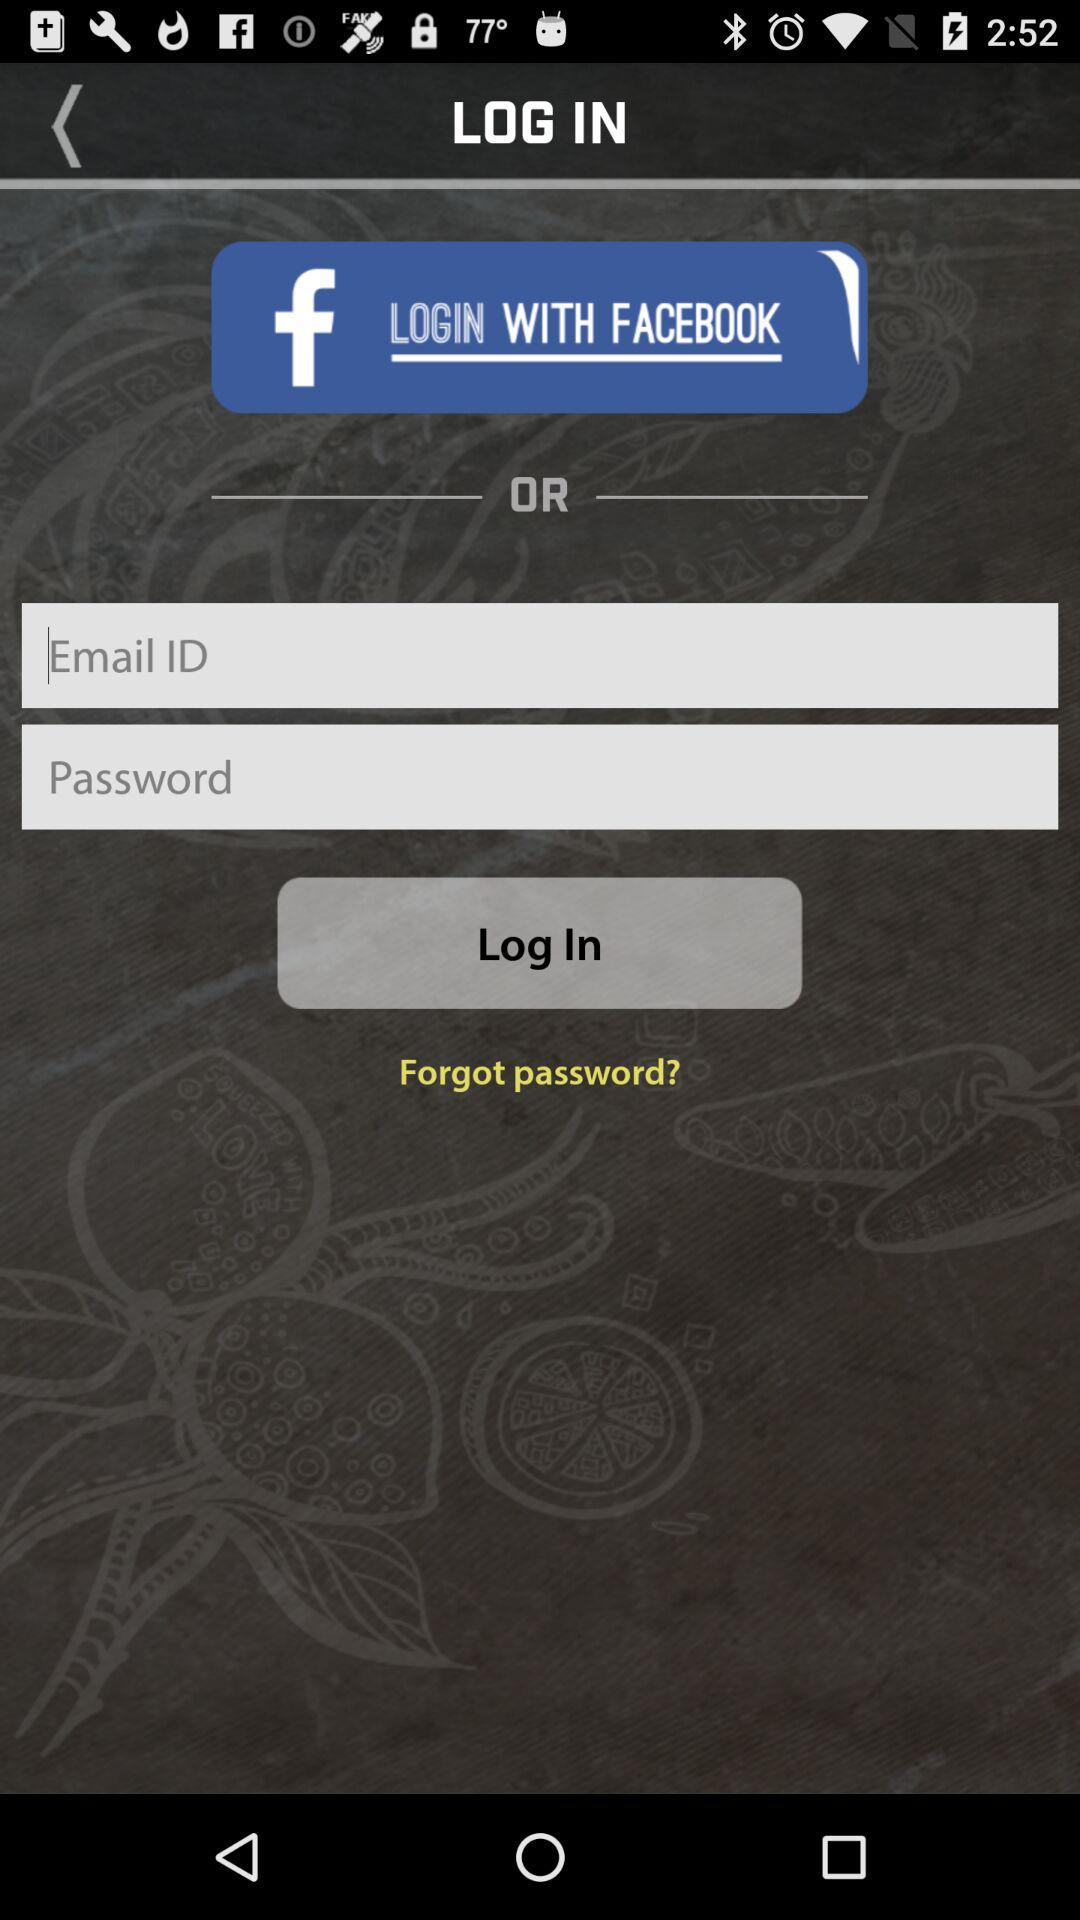  Describe the element at coordinates (538, 327) in the screenshot. I see `login using facebook` at that location.